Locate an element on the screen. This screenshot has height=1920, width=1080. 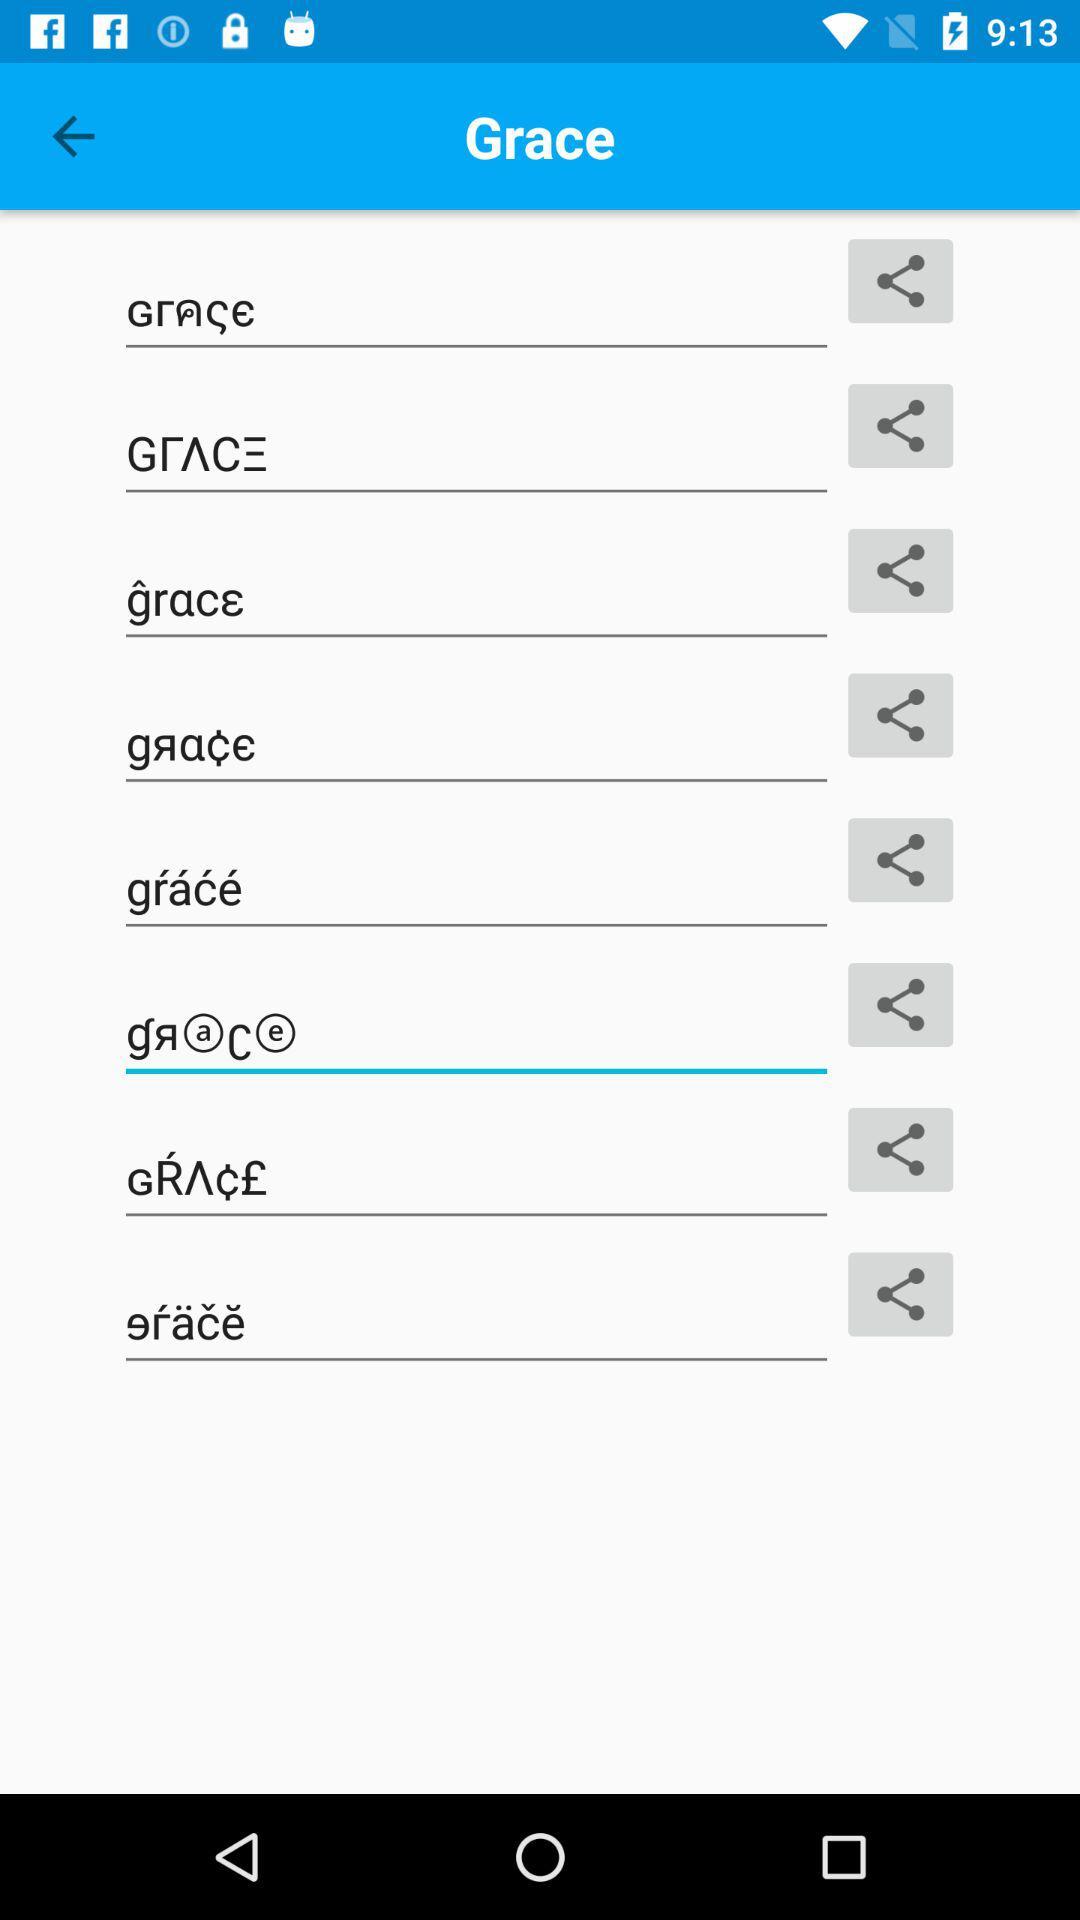
the share icon is located at coordinates (900, 1149).